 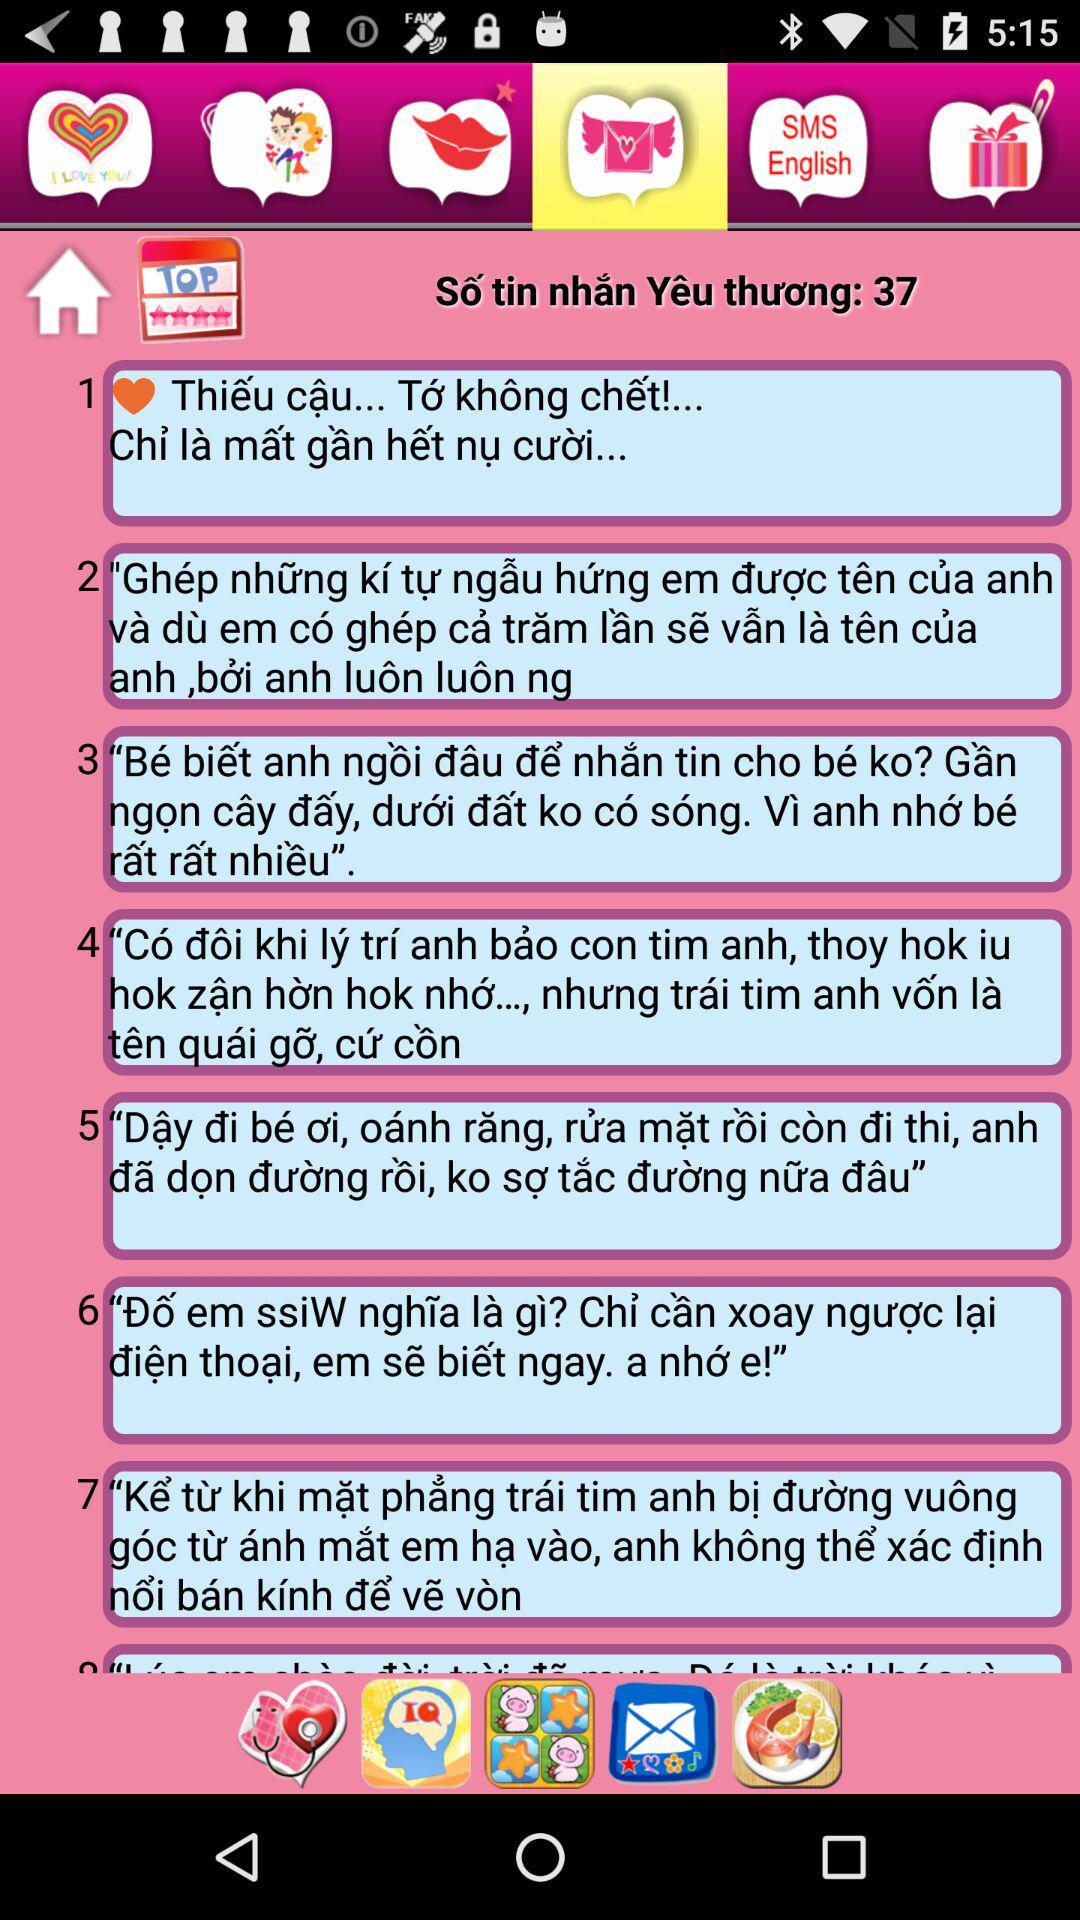 What do you see at coordinates (54, 440) in the screenshot?
I see `icon above 2` at bounding box center [54, 440].